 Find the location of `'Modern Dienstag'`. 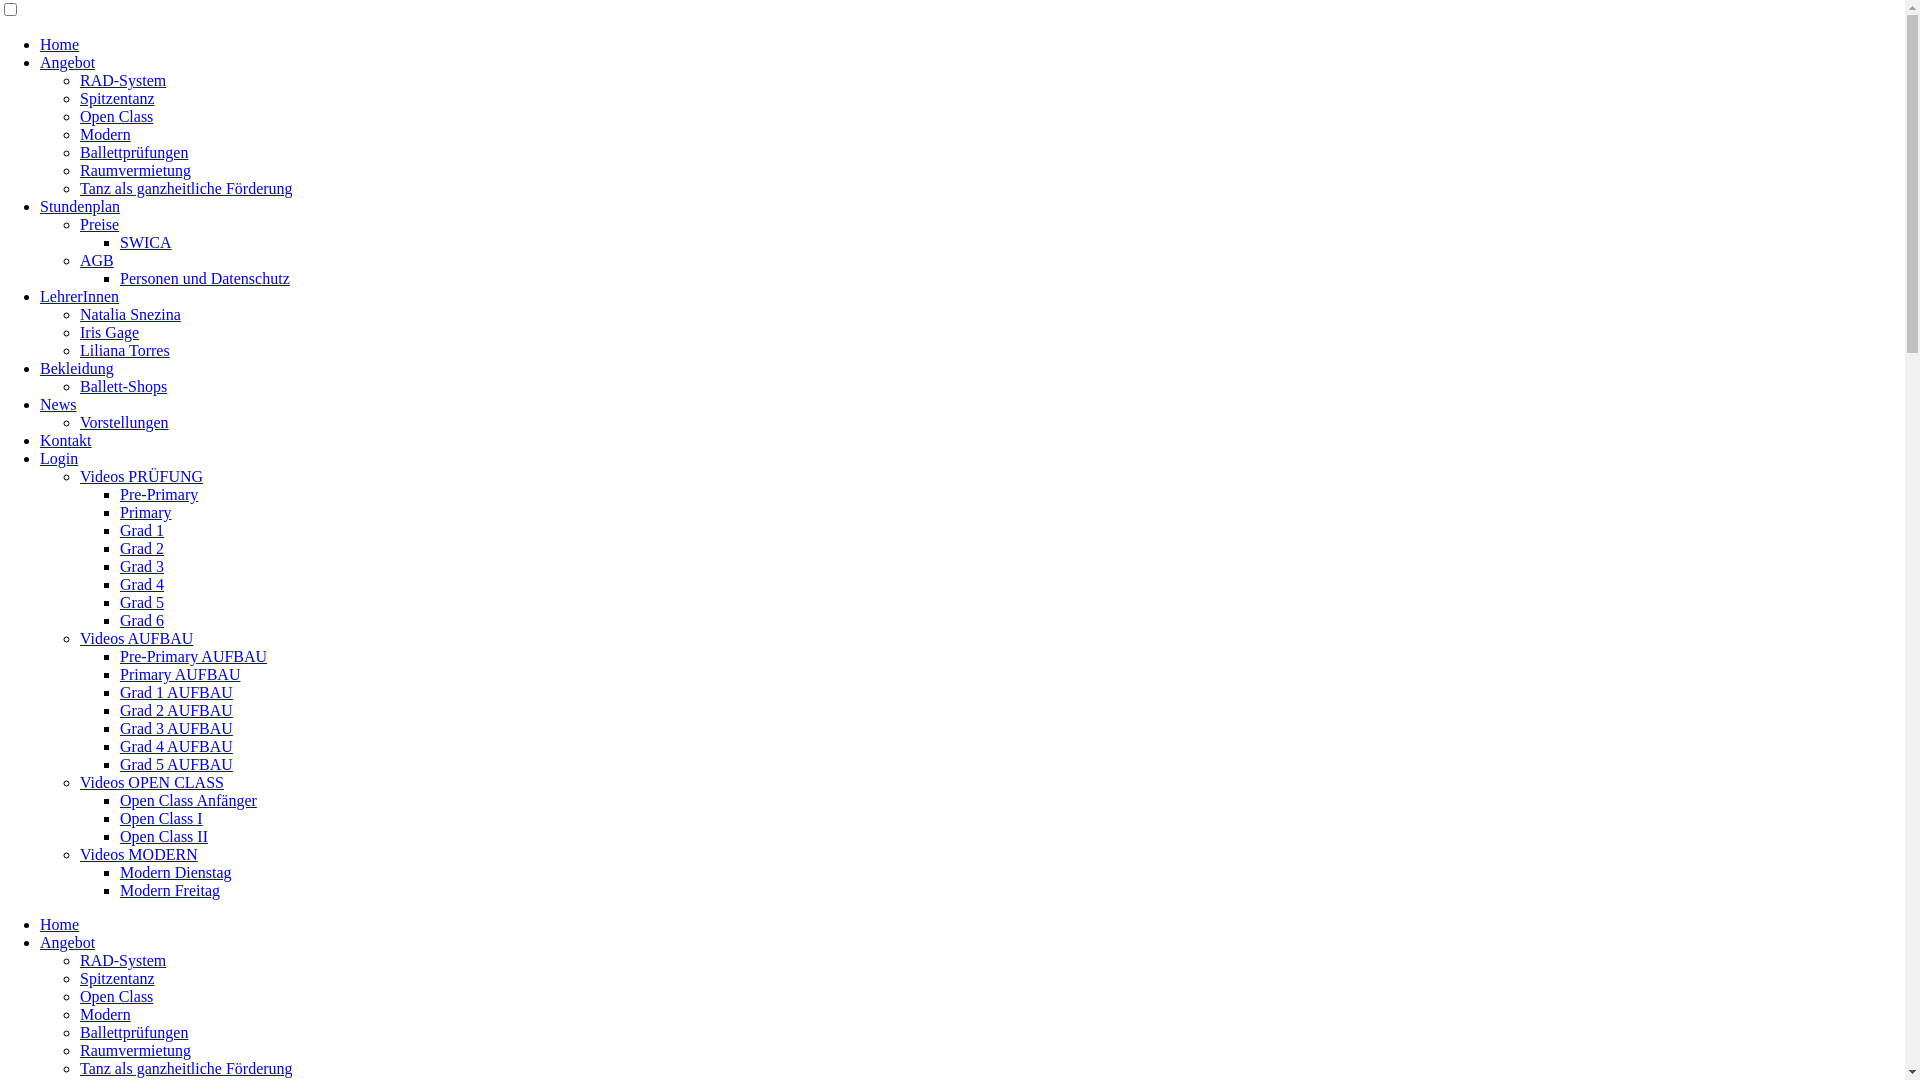

'Modern Dienstag' is located at coordinates (176, 871).